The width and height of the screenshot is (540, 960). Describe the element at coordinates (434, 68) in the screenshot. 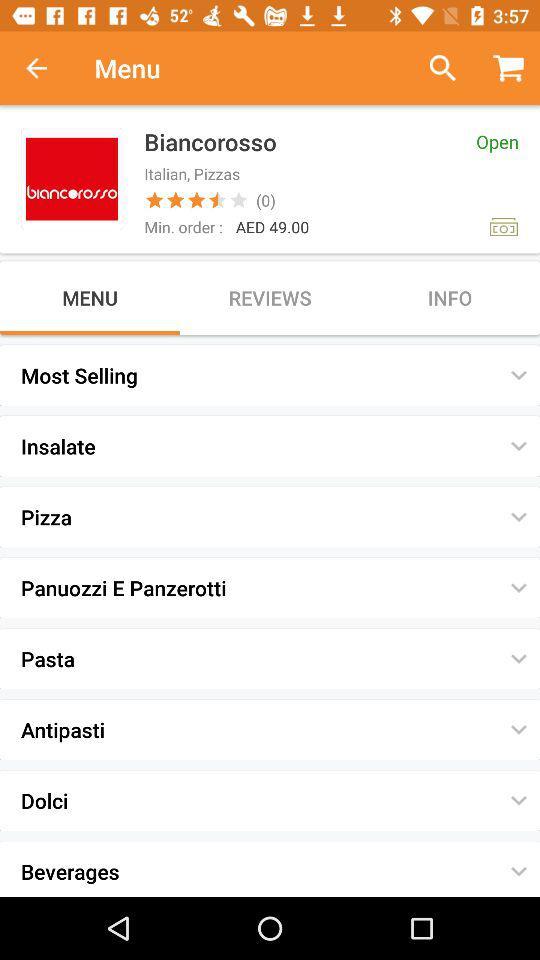

I see `icon above the biancorosso` at that location.